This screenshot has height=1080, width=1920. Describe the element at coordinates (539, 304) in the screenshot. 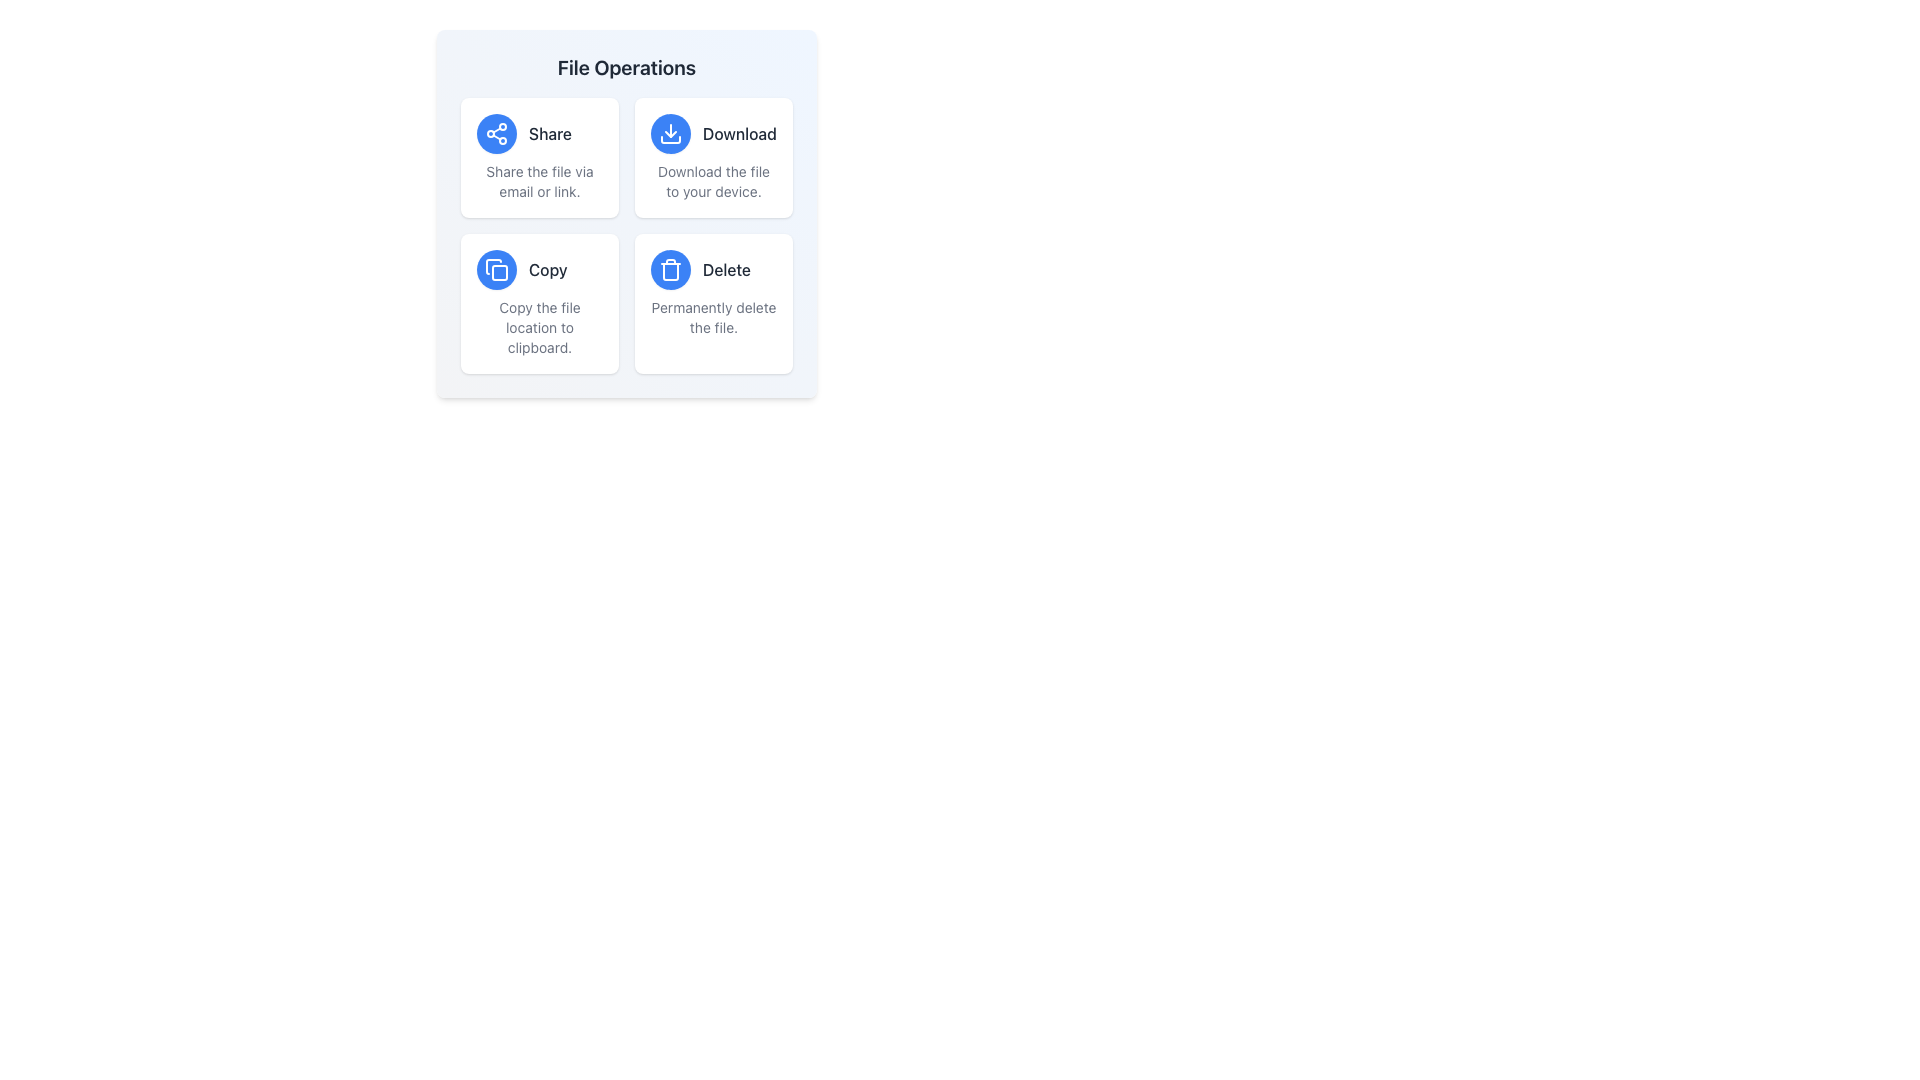

I see `the button-like card in the bottom-left quadrant of the 'File Operations' section to copy the file location to the clipboard` at that location.